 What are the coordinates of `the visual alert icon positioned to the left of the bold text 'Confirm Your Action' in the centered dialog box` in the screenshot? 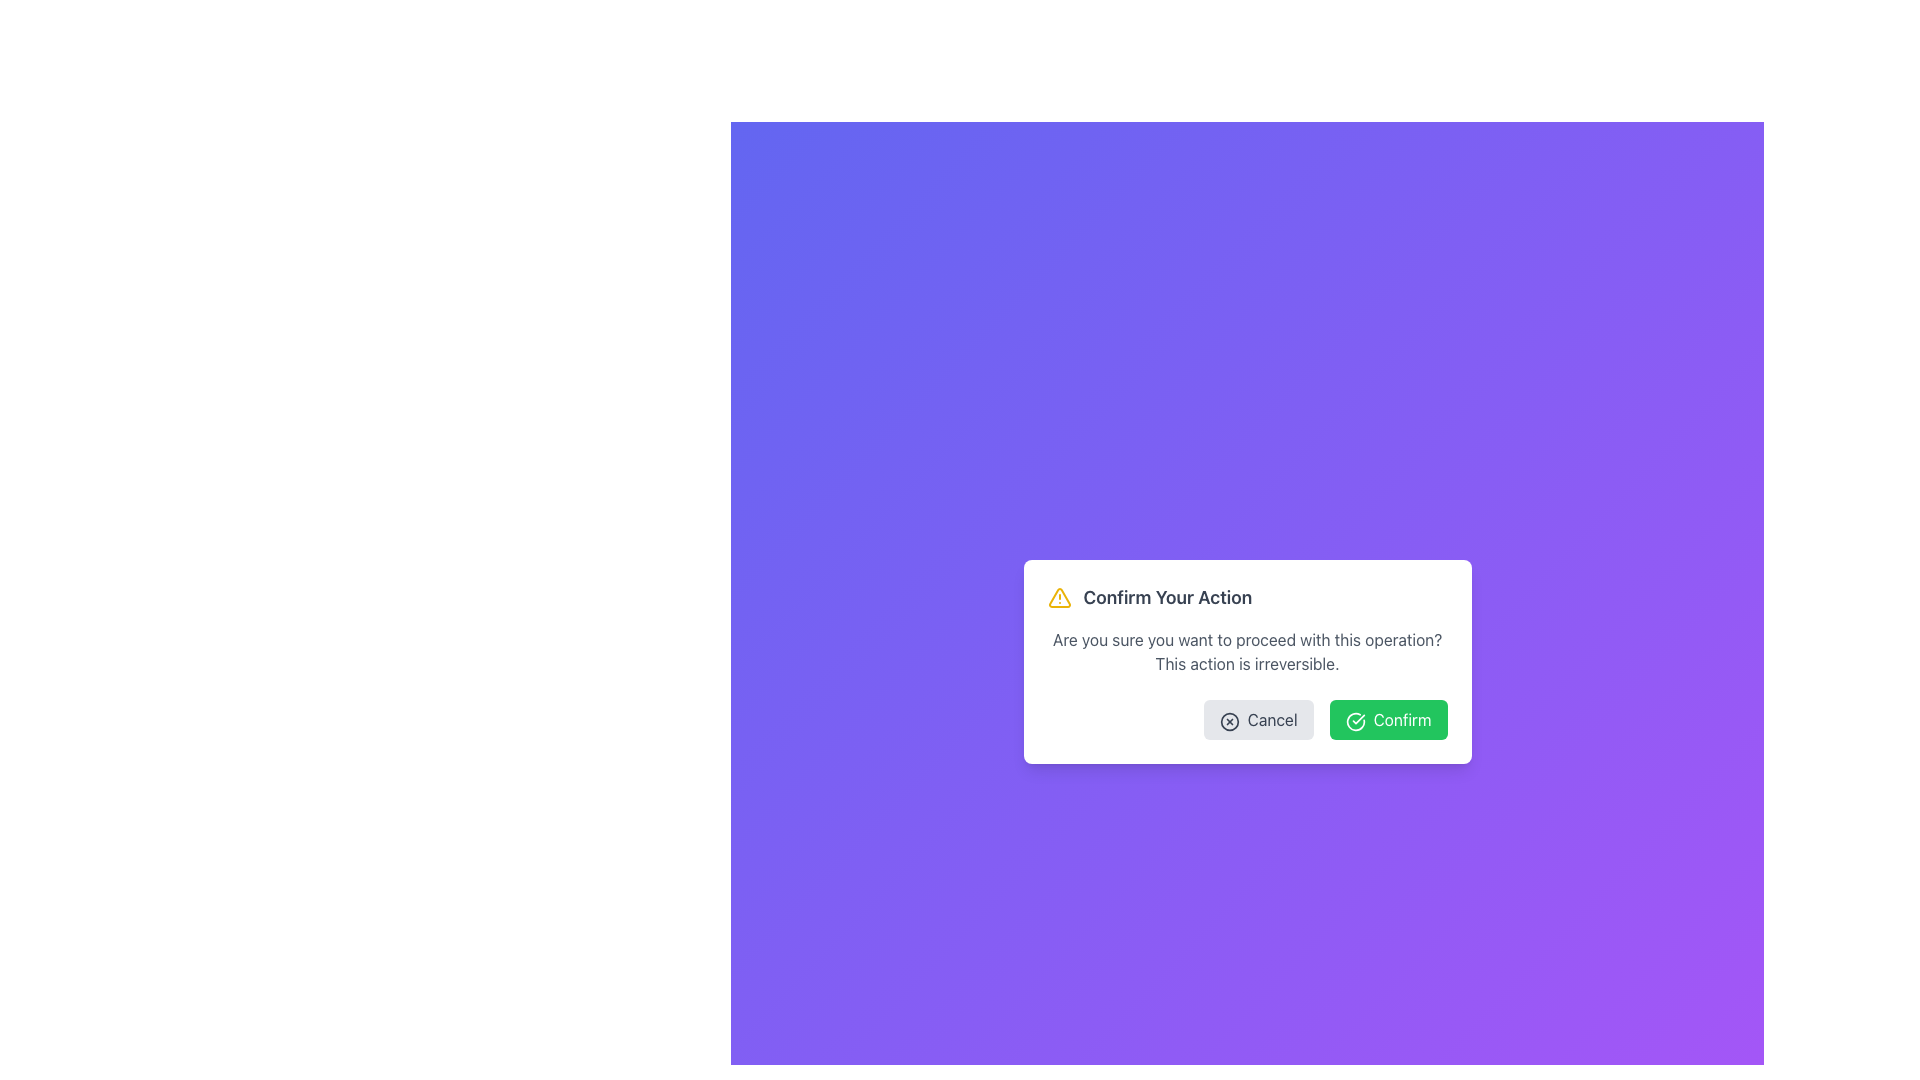 It's located at (1058, 596).